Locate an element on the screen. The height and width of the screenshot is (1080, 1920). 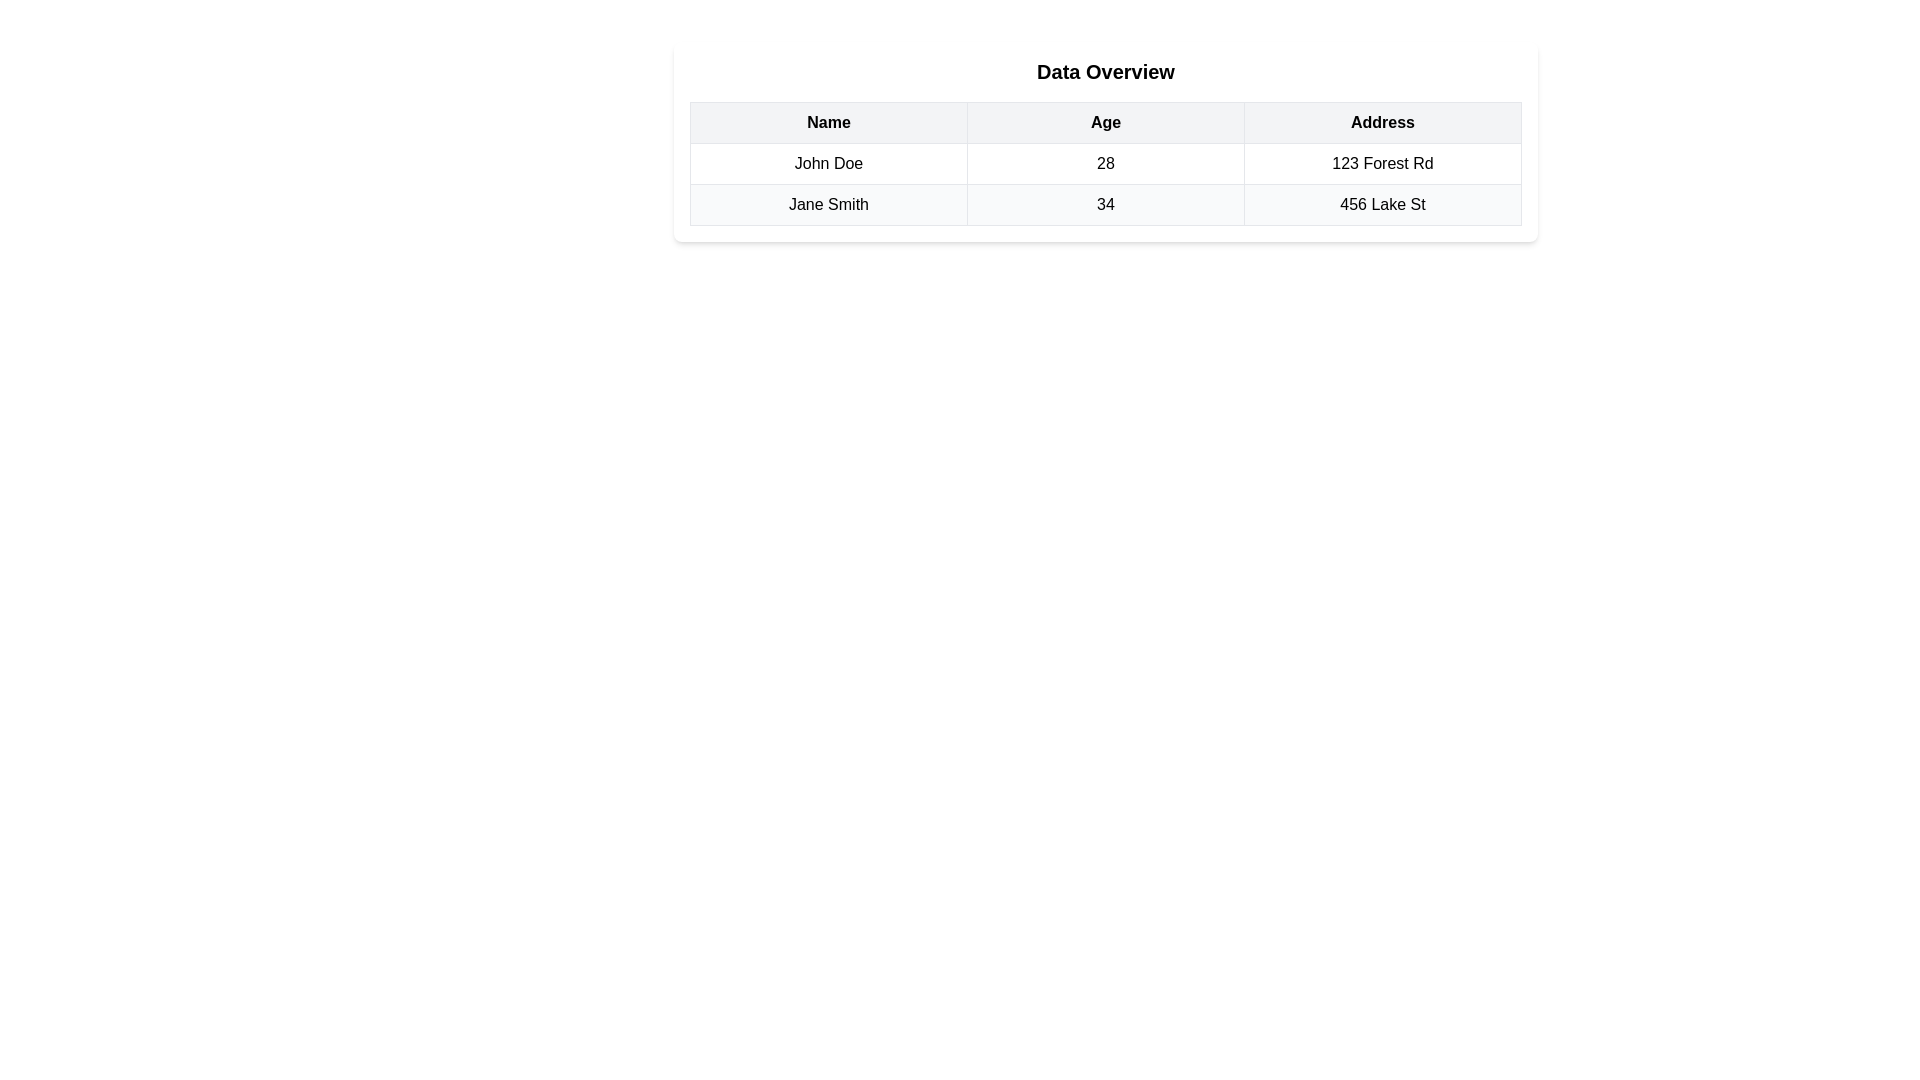
on the 'John Doe' text label located in the first cell of the first data row under the 'Name' column in the table is located at coordinates (829, 163).